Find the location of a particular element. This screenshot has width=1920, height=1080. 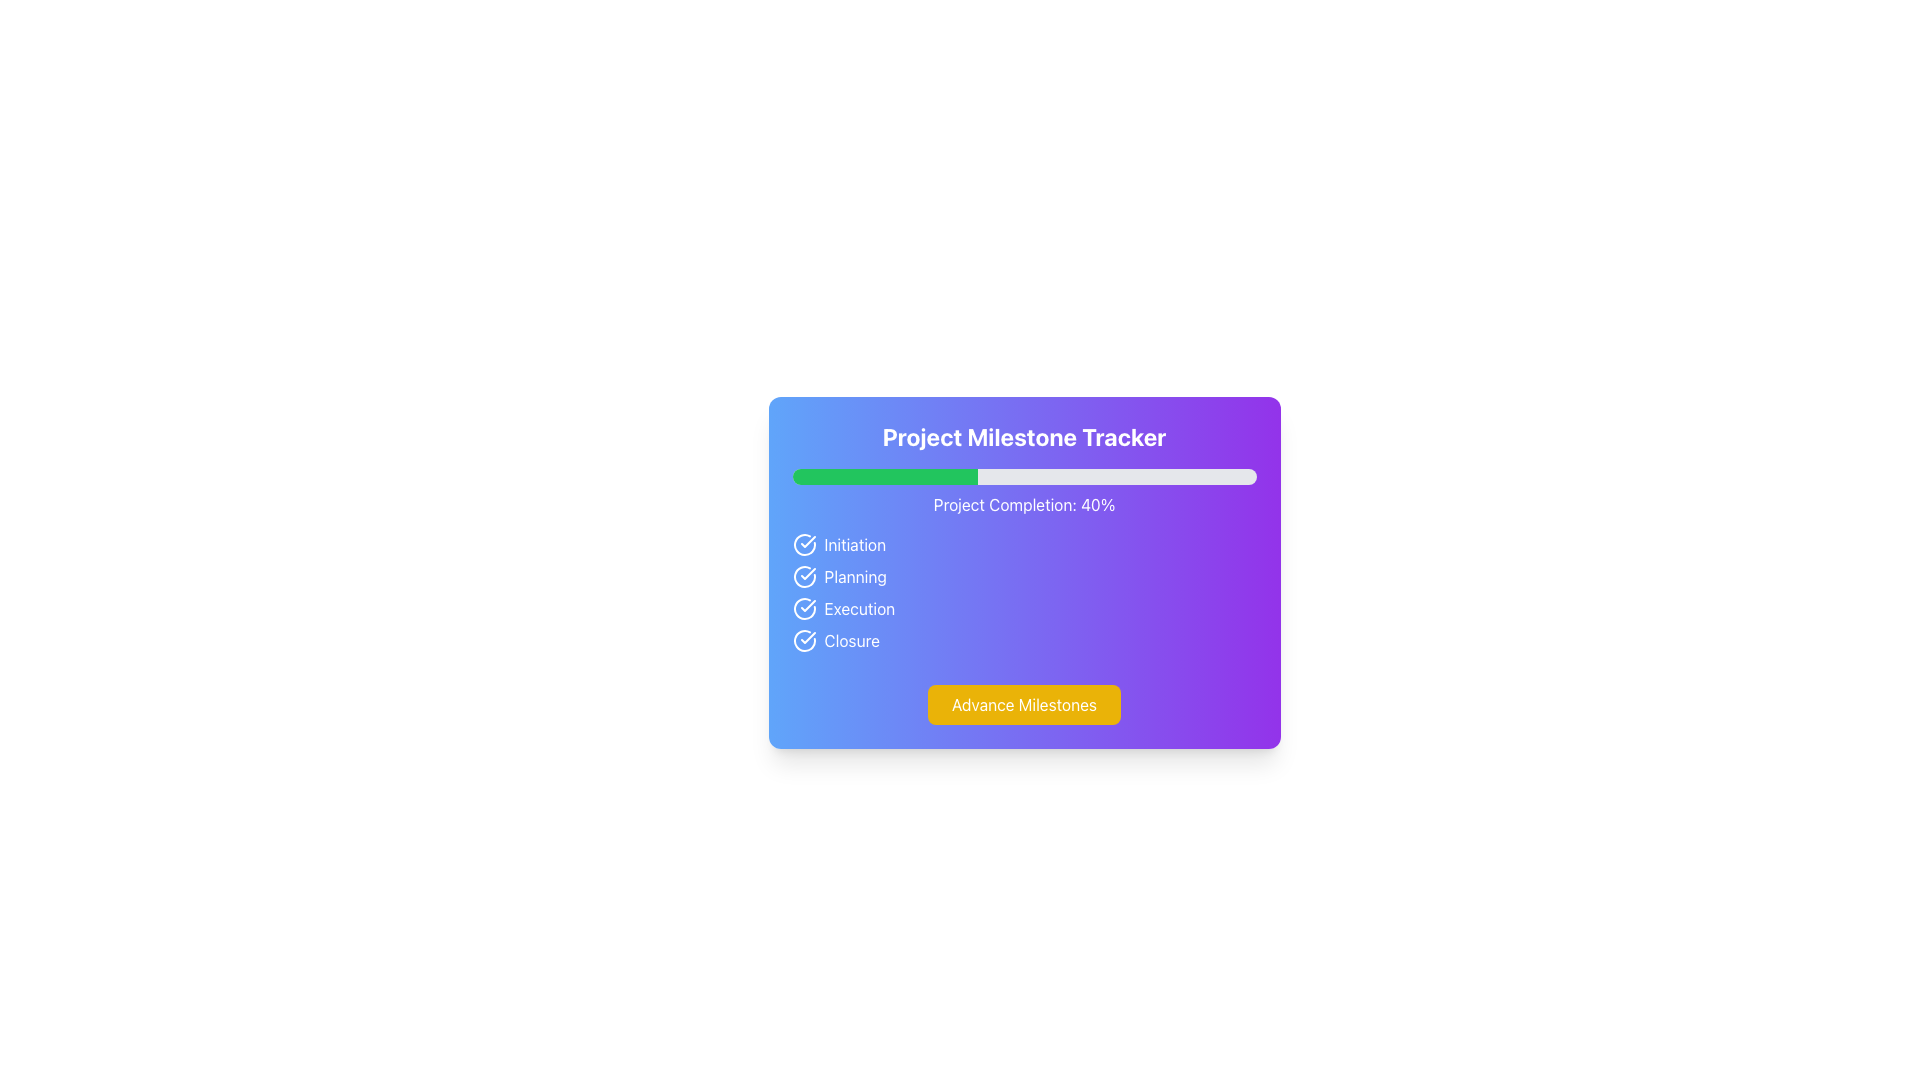

the decorative indicator icon representing the completion status of the milestone labeled 'Planning', which is the second position in the milestone list within the 'Project Milestone Tracker' interface is located at coordinates (804, 577).